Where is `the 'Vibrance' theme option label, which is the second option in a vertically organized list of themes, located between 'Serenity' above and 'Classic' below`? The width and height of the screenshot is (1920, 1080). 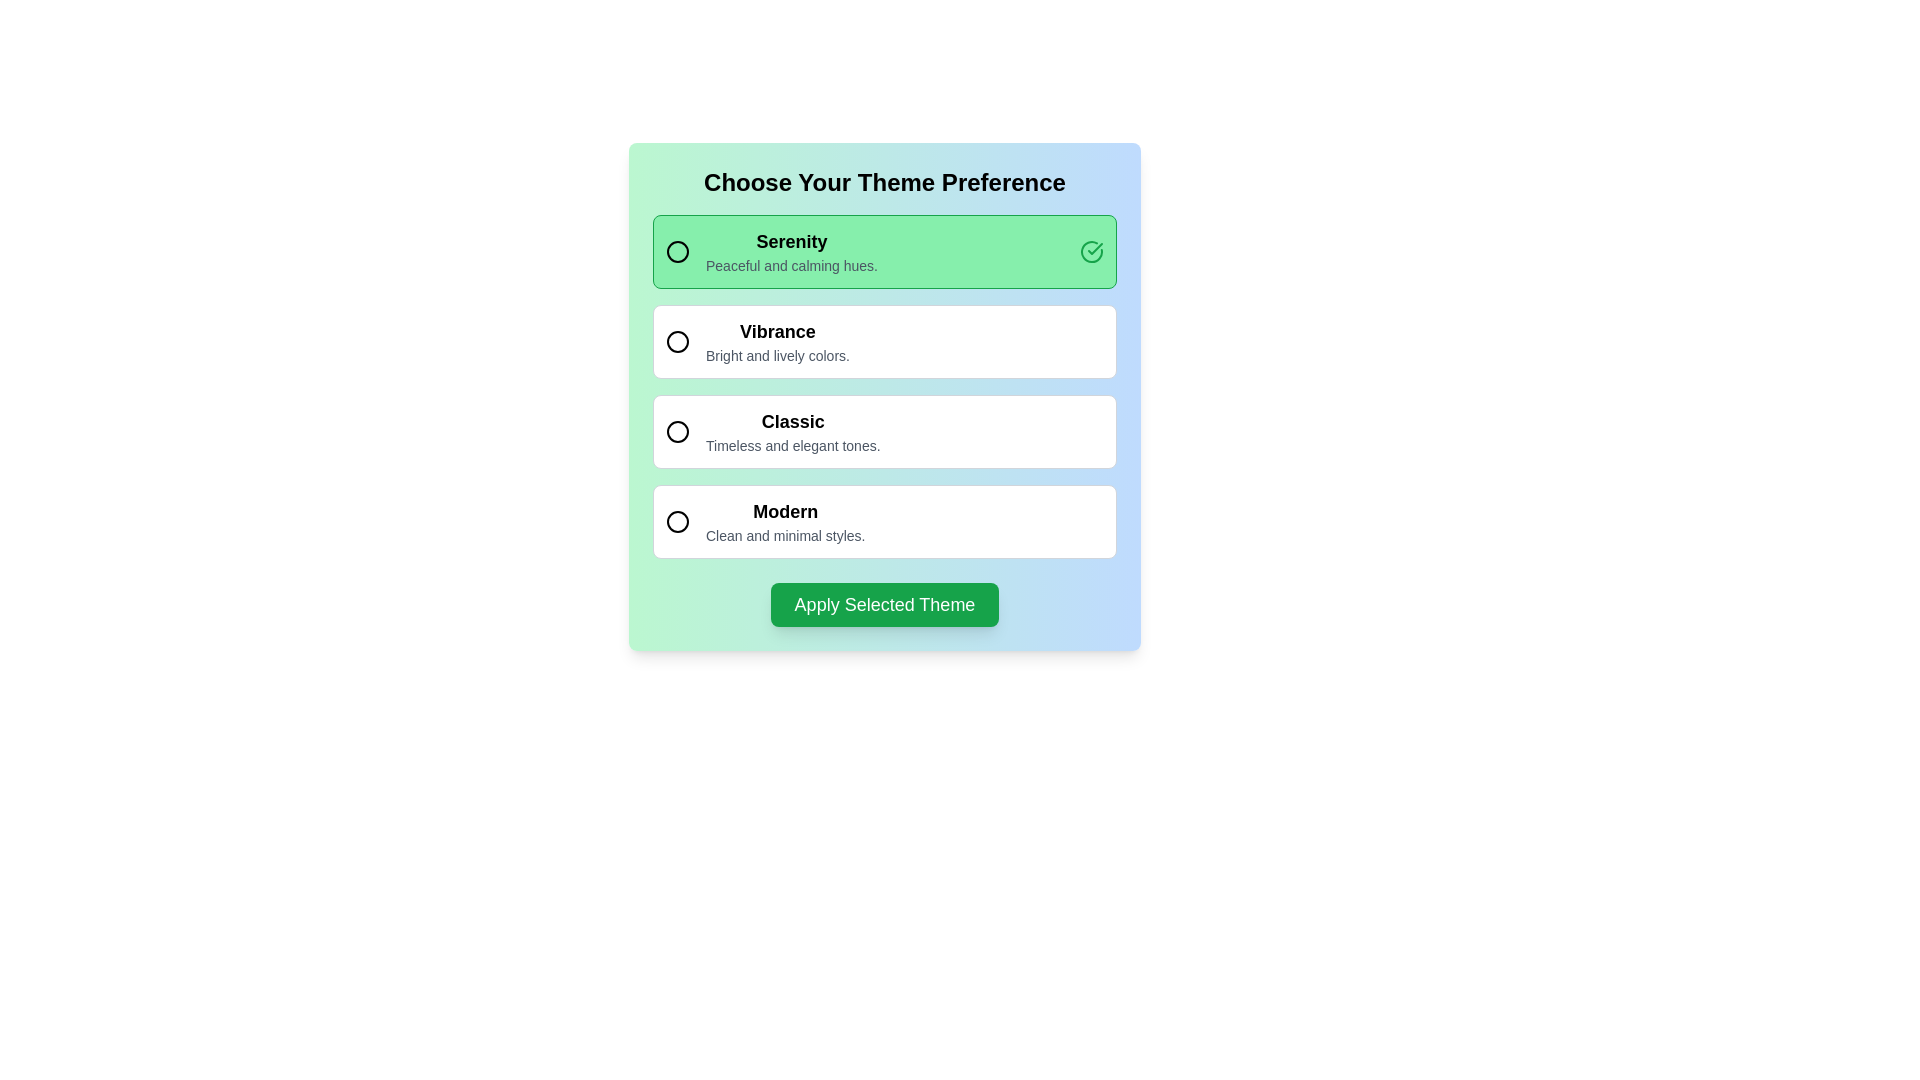
the 'Vibrance' theme option label, which is the second option in a vertically organized list of themes, located between 'Serenity' above and 'Classic' below is located at coordinates (776, 330).